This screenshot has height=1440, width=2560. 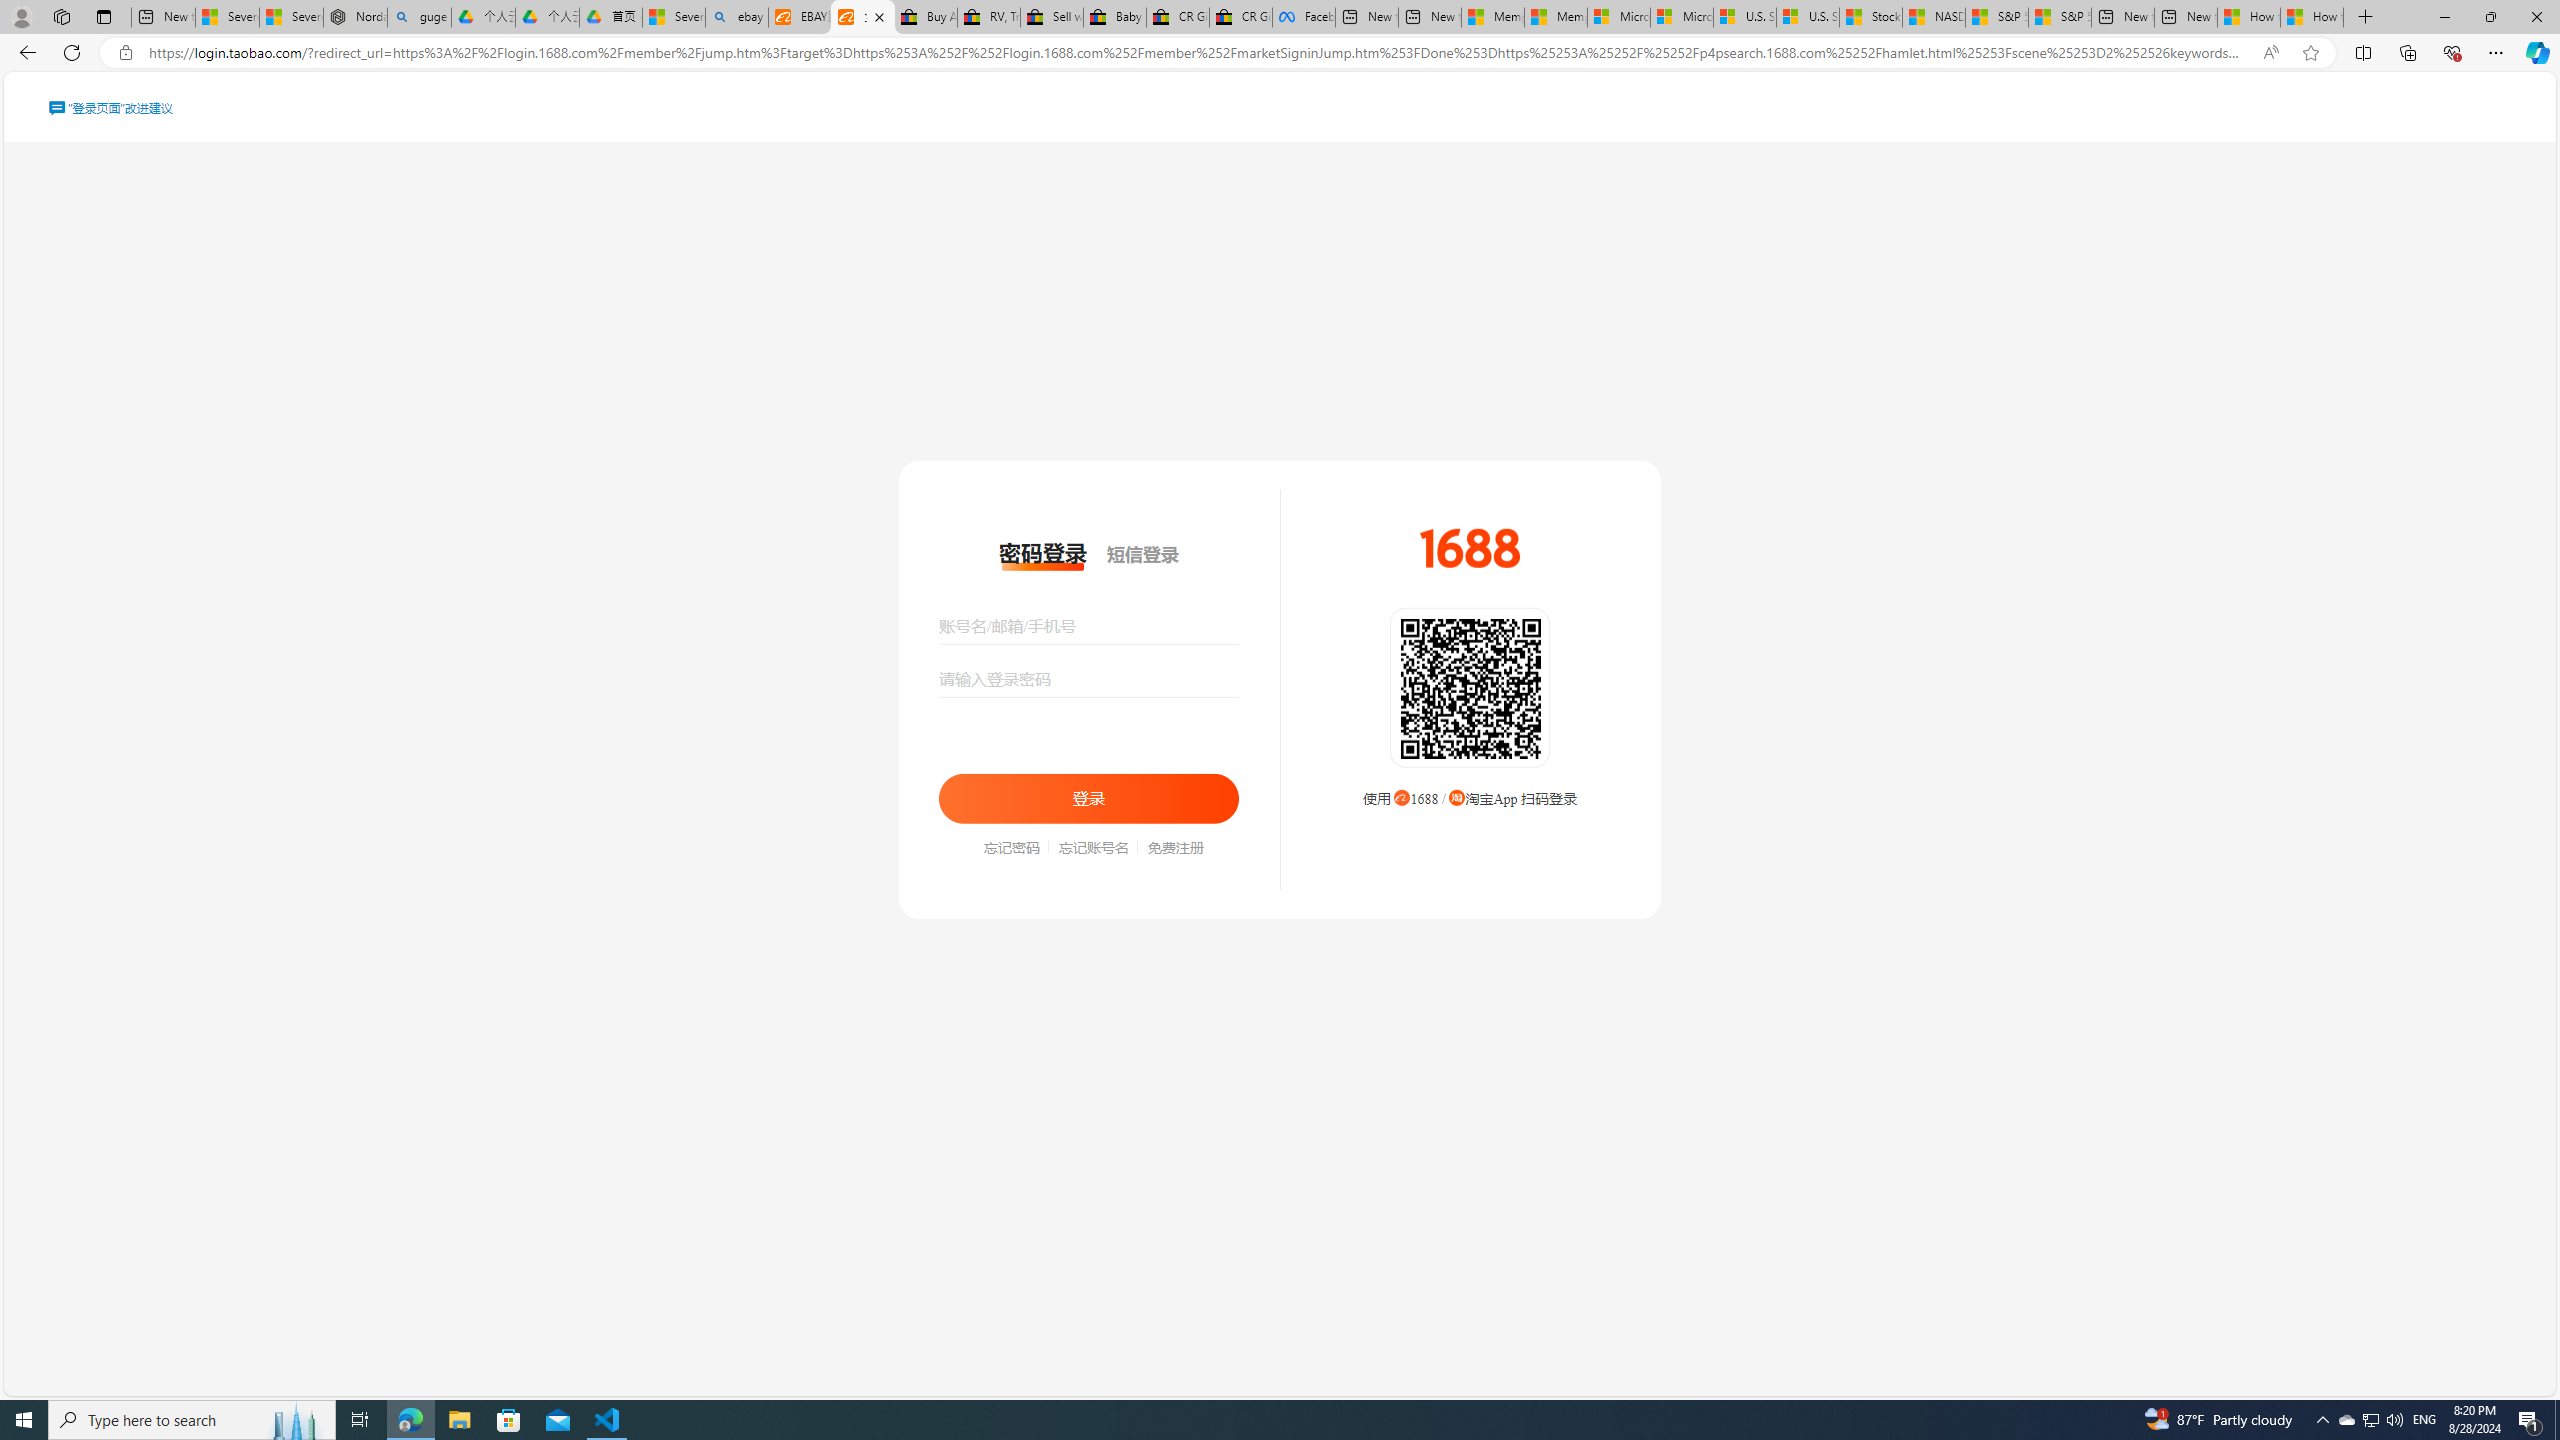 I want to click on 'How to Use a Monitor With Your Closed Laptop', so click(x=2311, y=16).